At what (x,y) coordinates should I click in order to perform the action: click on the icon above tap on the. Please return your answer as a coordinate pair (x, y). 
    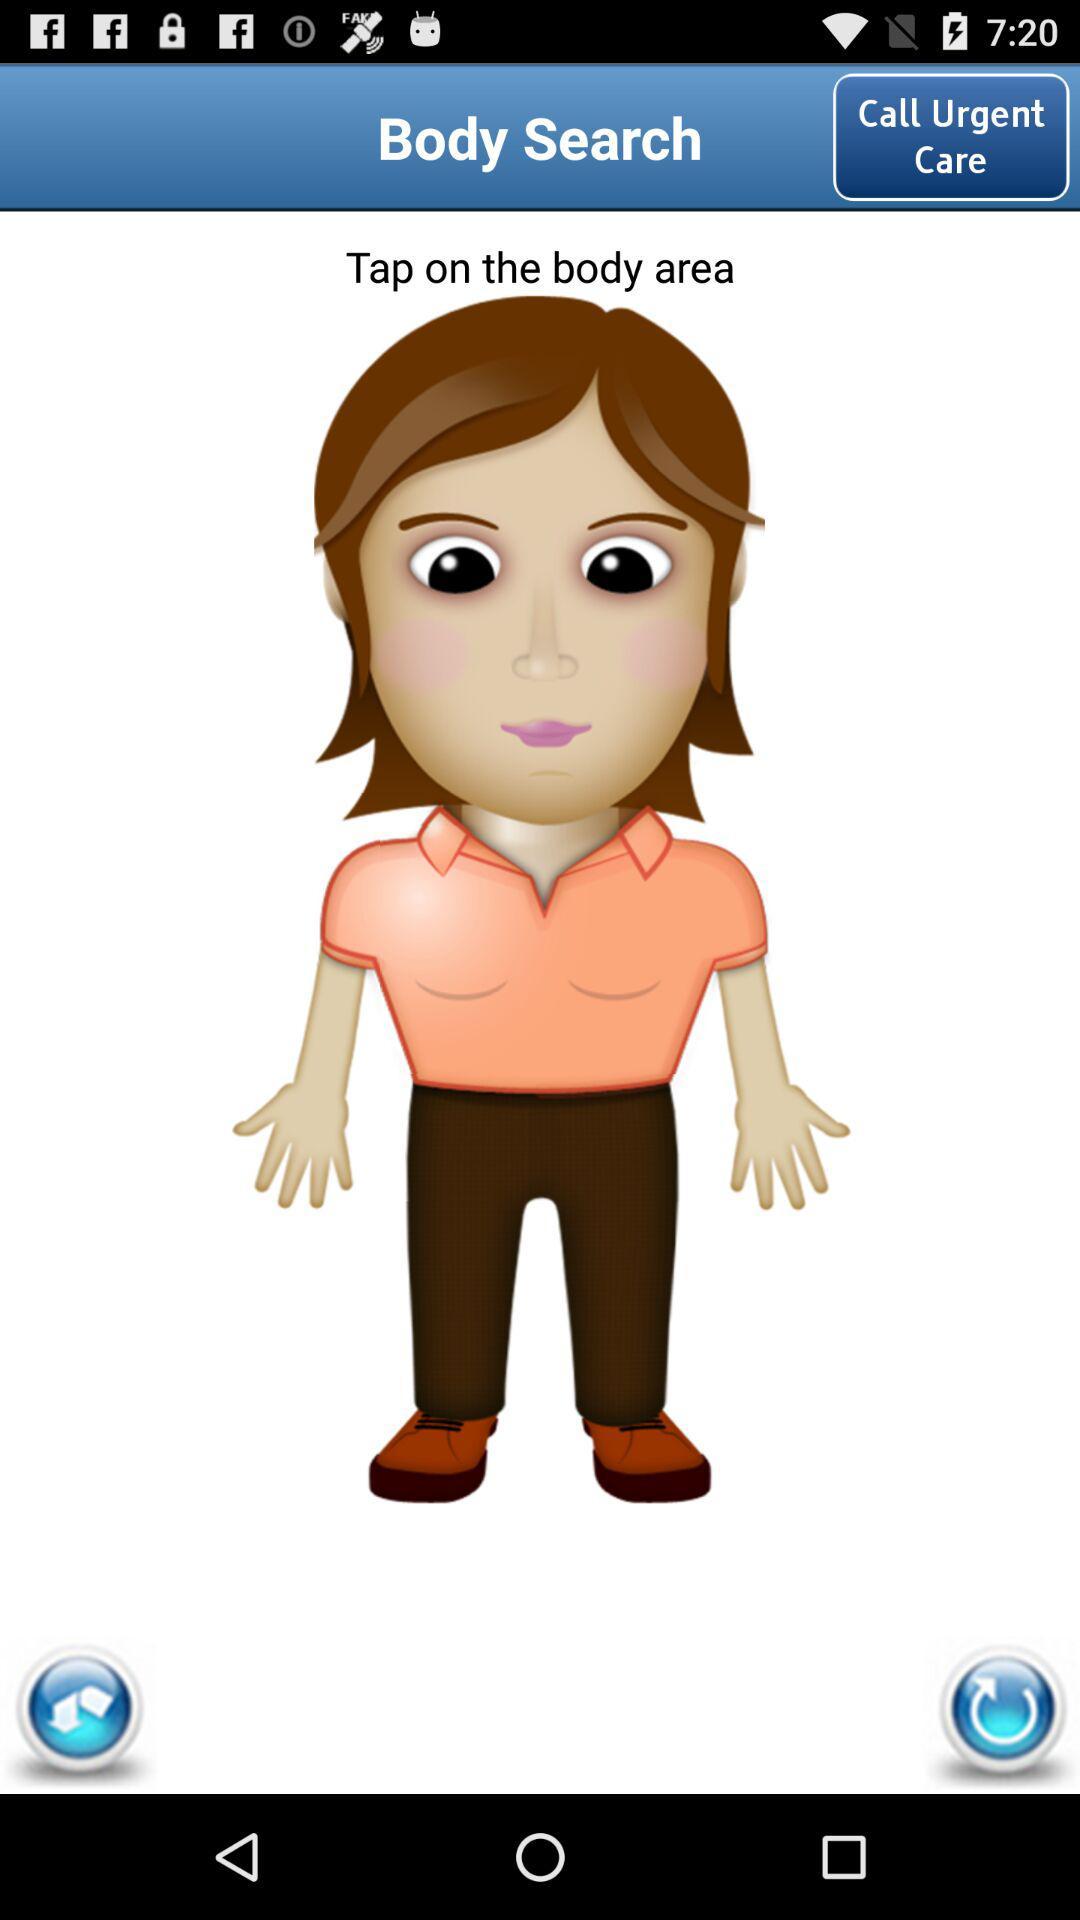
    Looking at the image, I should click on (950, 136).